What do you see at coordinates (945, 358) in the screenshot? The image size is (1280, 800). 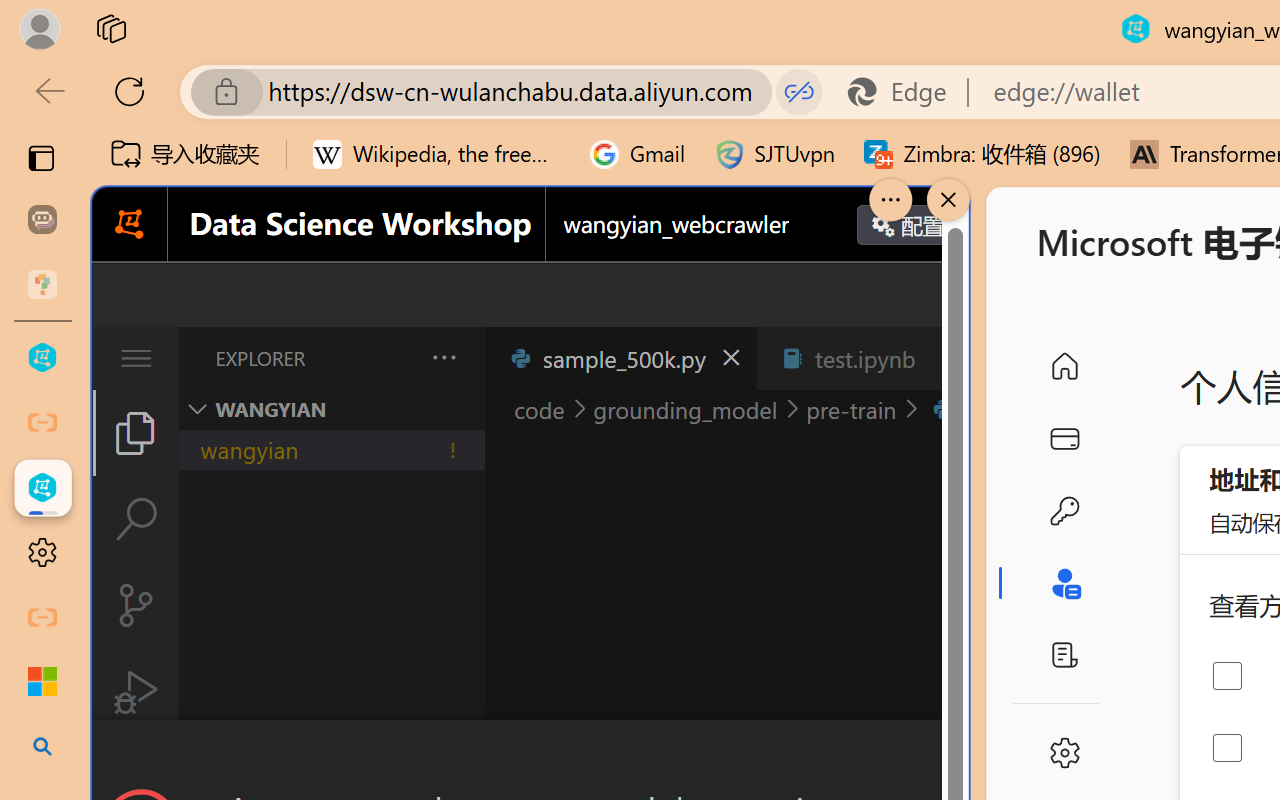 I see `'Close (Ctrl+F4)'` at bounding box center [945, 358].